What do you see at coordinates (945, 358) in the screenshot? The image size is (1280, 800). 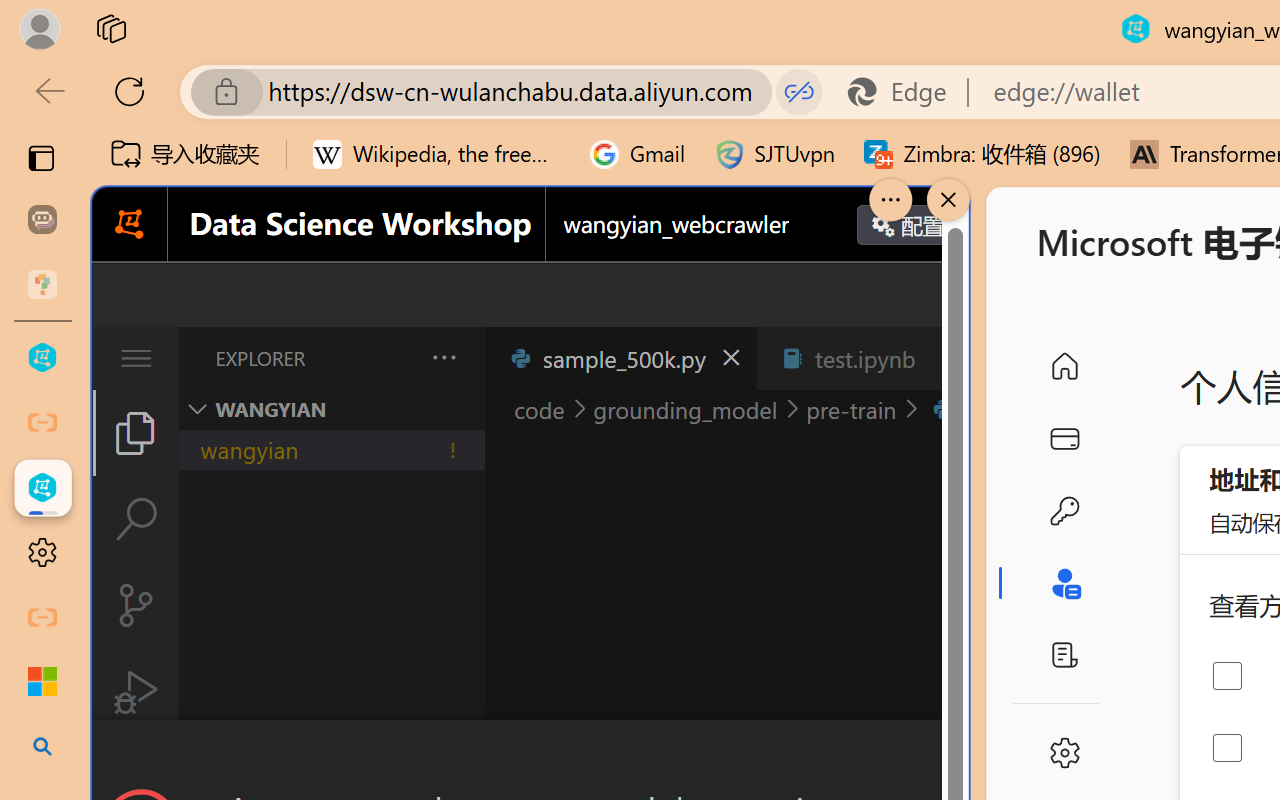 I see `'Close (Ctrl+F4)'` at bounding box center [945, 358].